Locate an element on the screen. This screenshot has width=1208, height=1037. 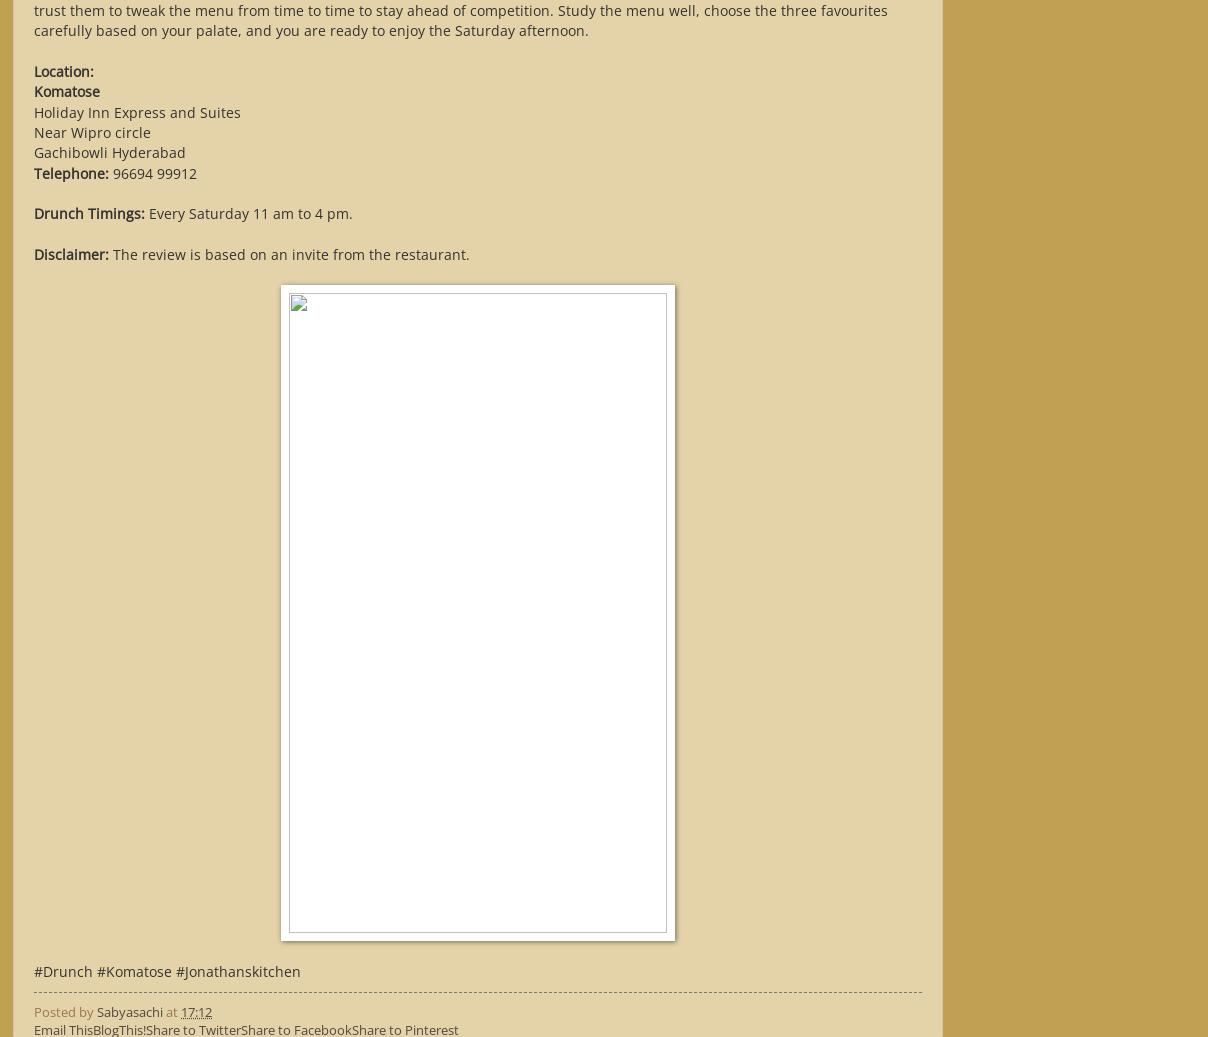
'The review is based on an invite from the restaurant.' is located at coordinates (107, 252).